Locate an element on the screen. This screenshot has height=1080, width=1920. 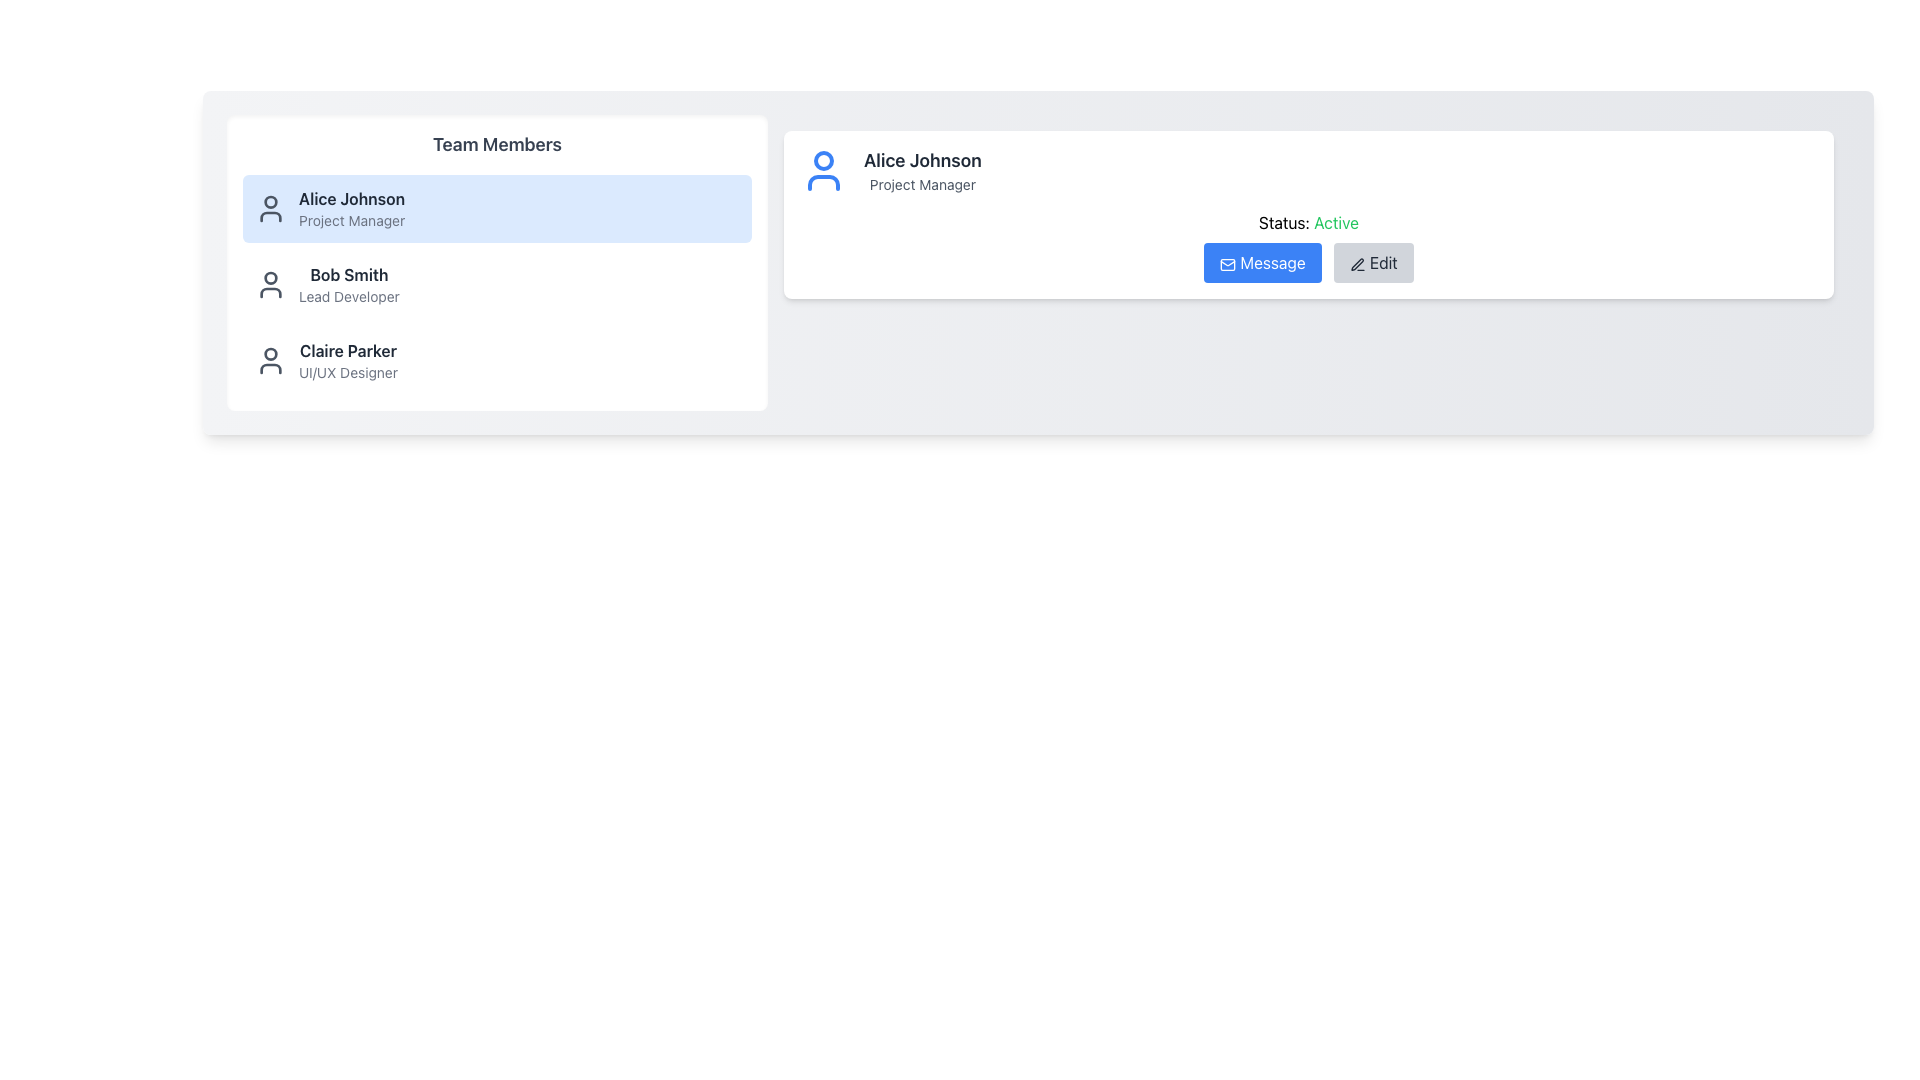
the lower-half humanoid icon vector graphic representing the user avatar for 'Claire Parker' in the 'Team Members' list on the left-hand panel is located at coordinates (269, 369).